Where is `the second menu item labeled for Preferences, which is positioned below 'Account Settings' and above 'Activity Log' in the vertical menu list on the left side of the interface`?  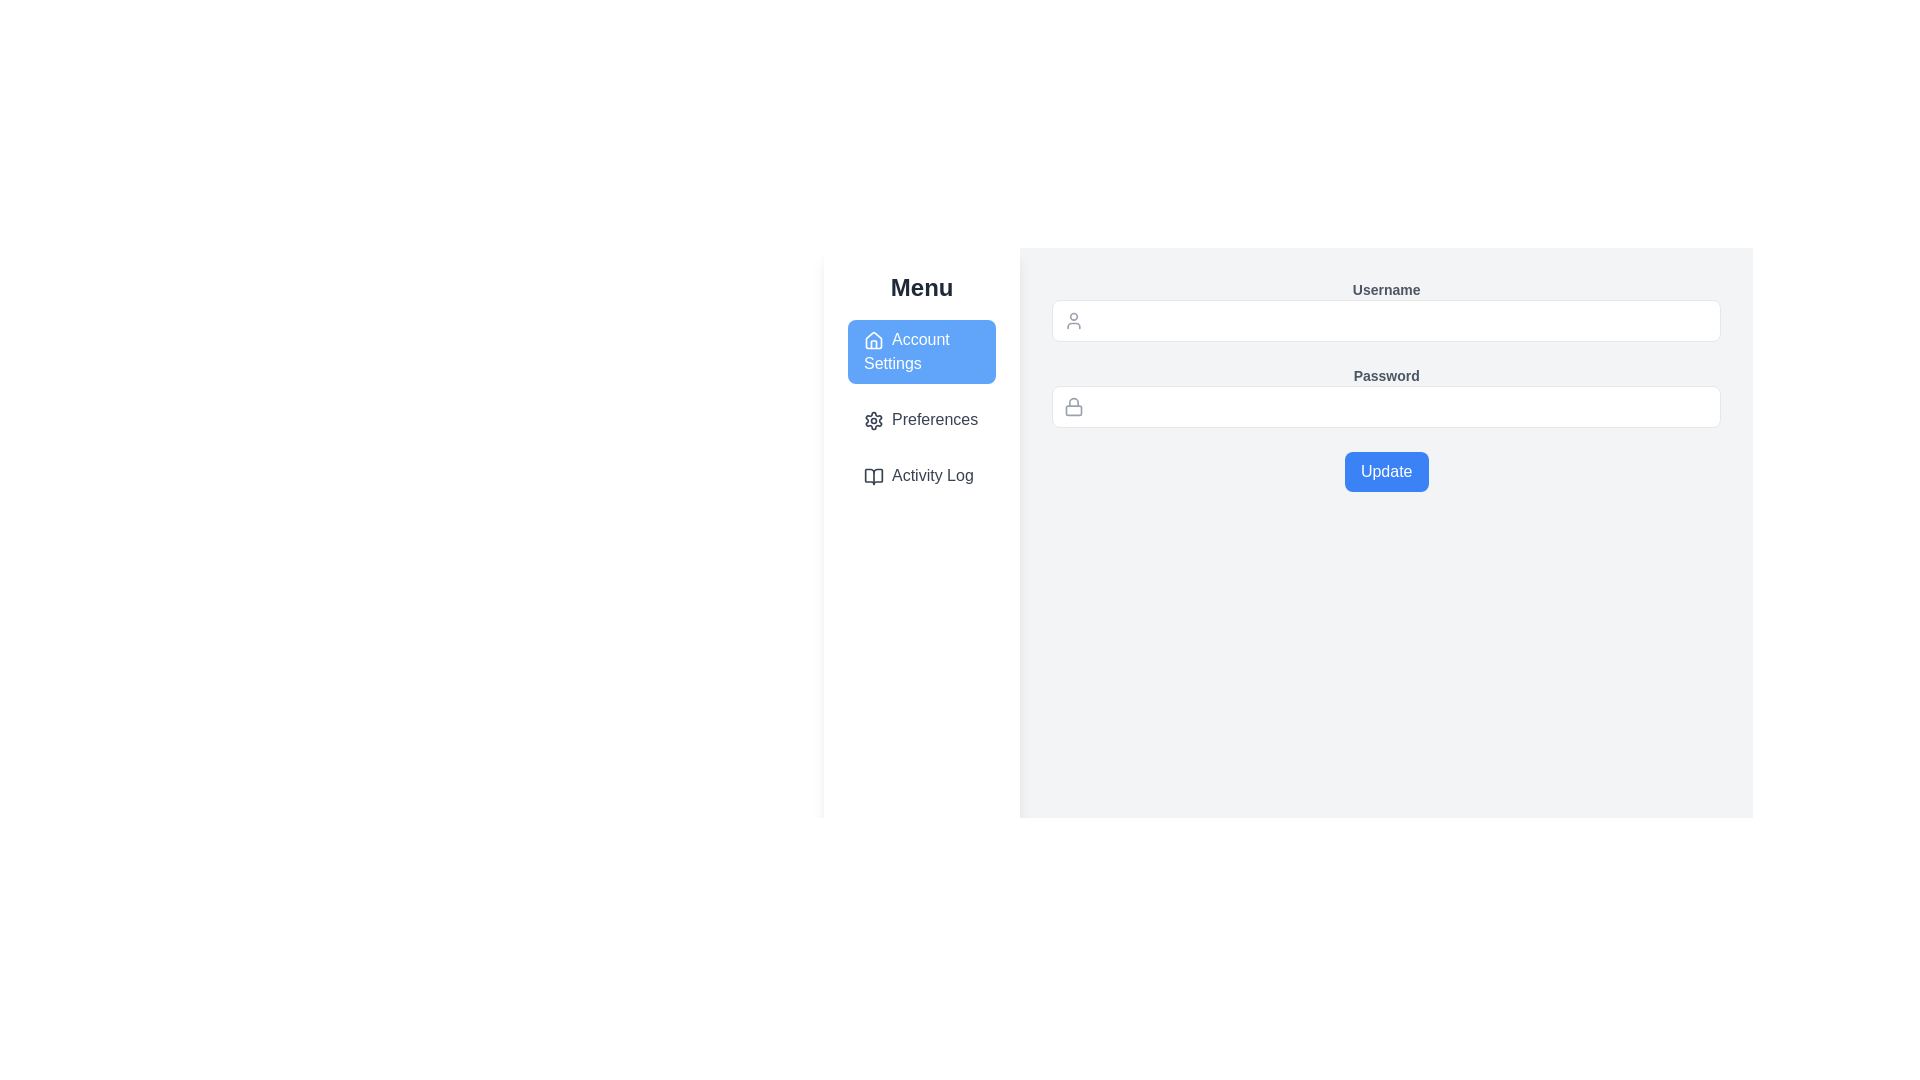 the second menu item labeled for Preferences, which is positioned below 'Account Settings' and above 'Activity Log' in the vertical menu list on the left side of the interface is located at coordinates (921, 419).